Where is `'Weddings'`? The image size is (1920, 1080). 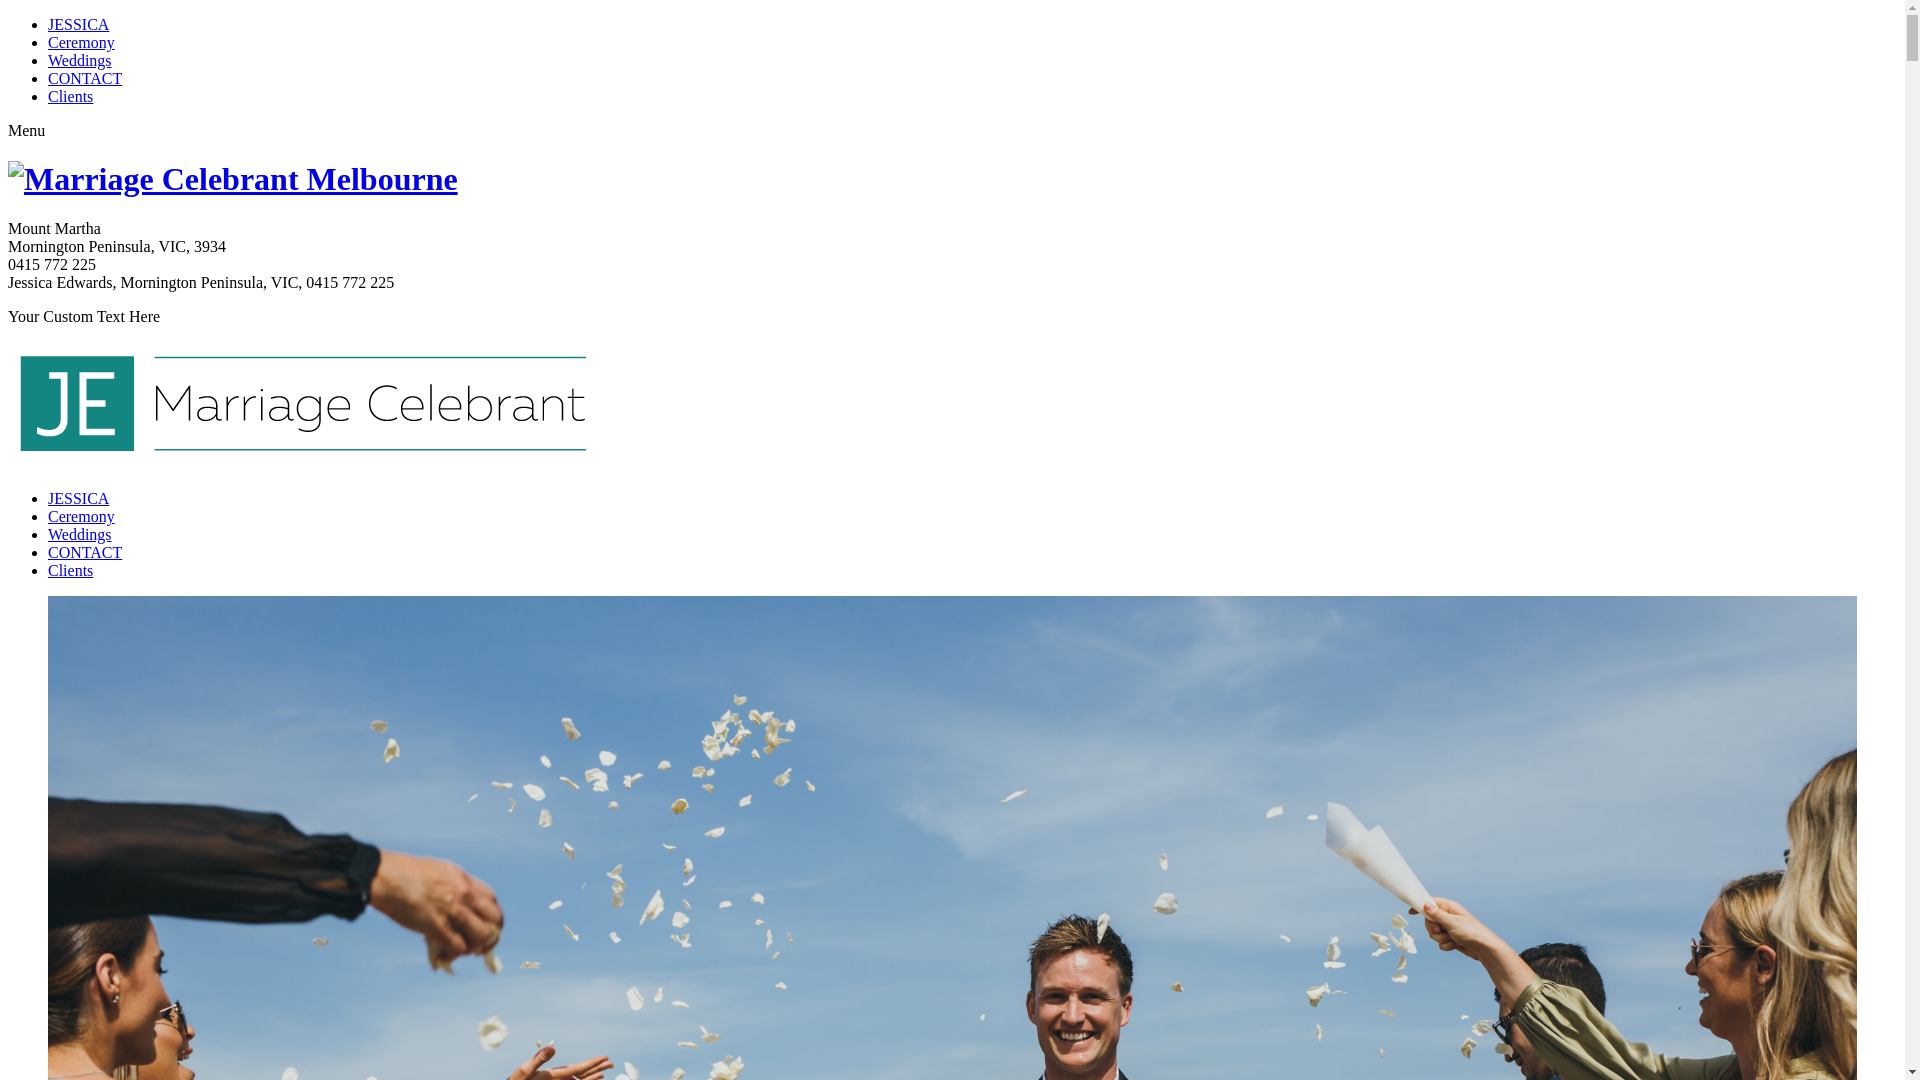 'Weddings' is located at coordinates (80, 59).